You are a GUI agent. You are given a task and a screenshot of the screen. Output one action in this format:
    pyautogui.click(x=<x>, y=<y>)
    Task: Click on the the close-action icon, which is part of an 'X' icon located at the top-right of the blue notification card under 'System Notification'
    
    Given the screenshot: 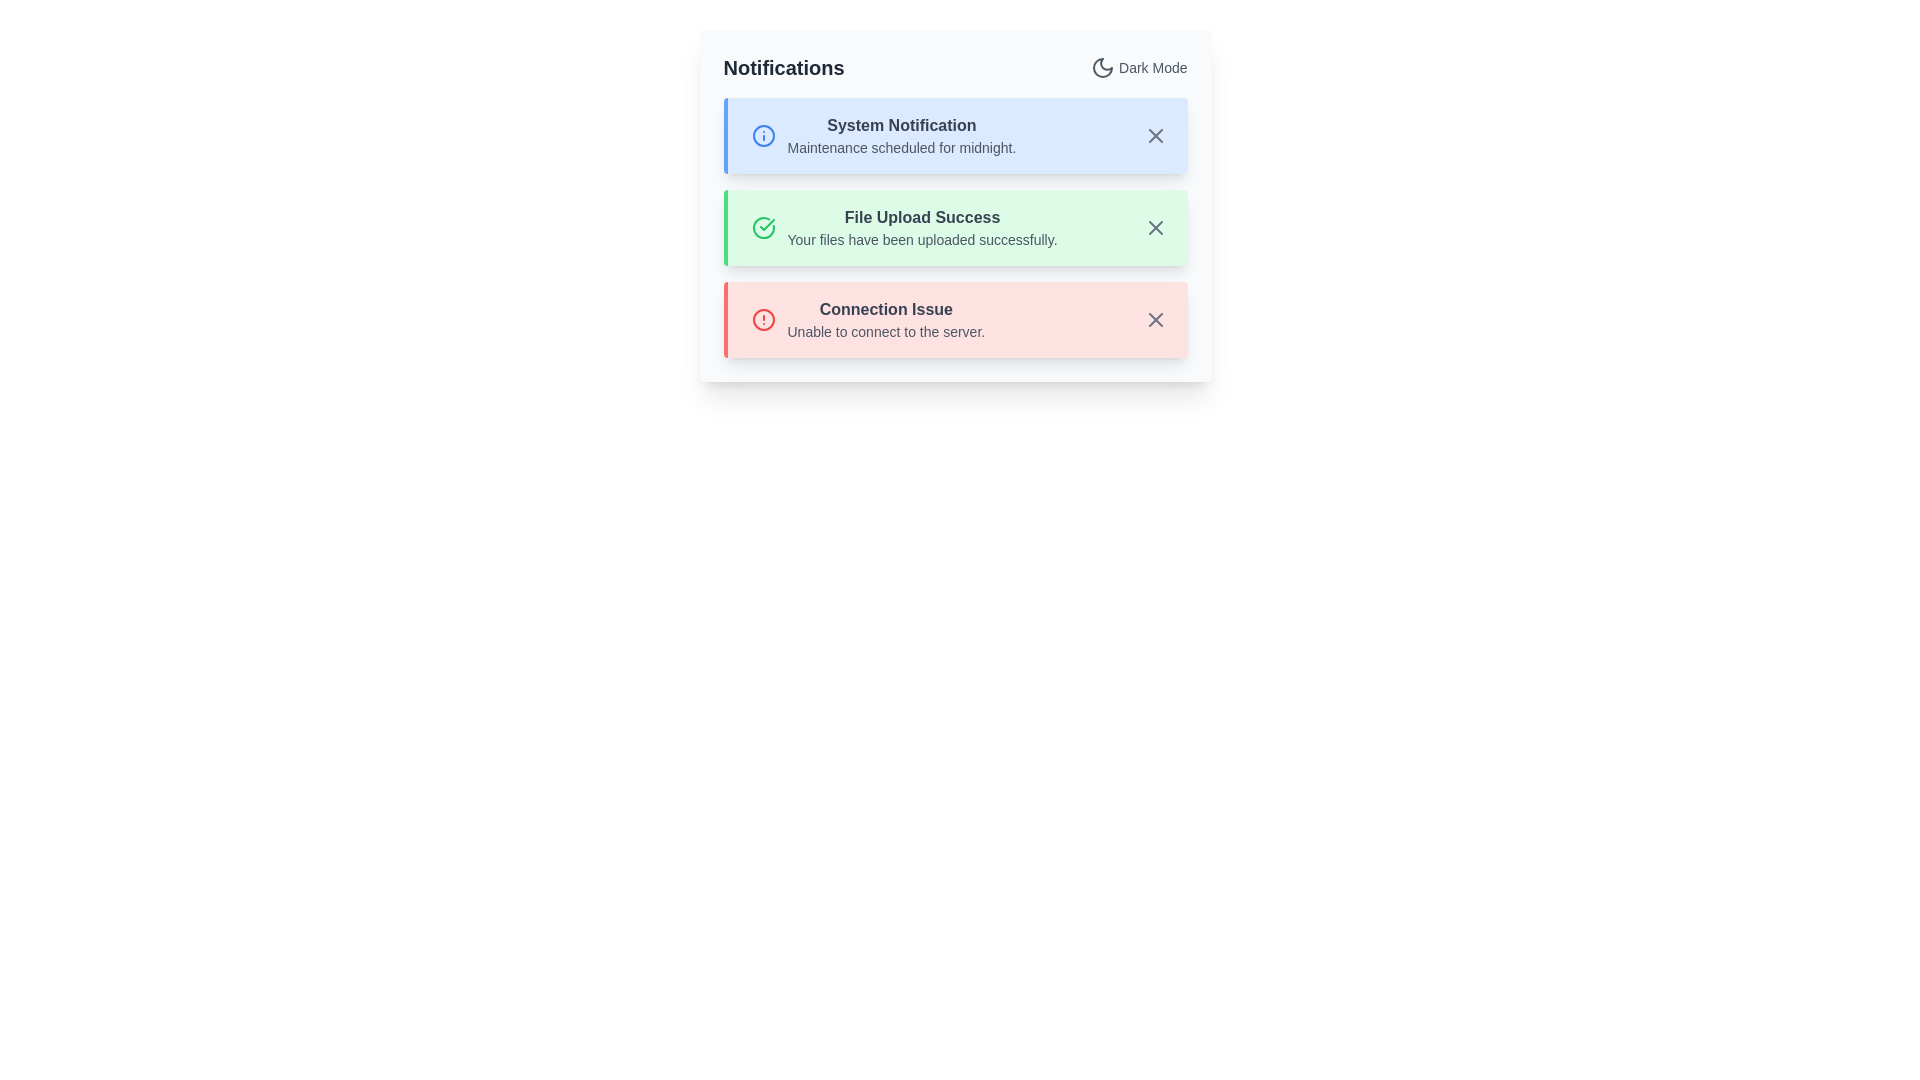 What is the action you would take?
    pyautogui.click(x=1155, y=135)
    